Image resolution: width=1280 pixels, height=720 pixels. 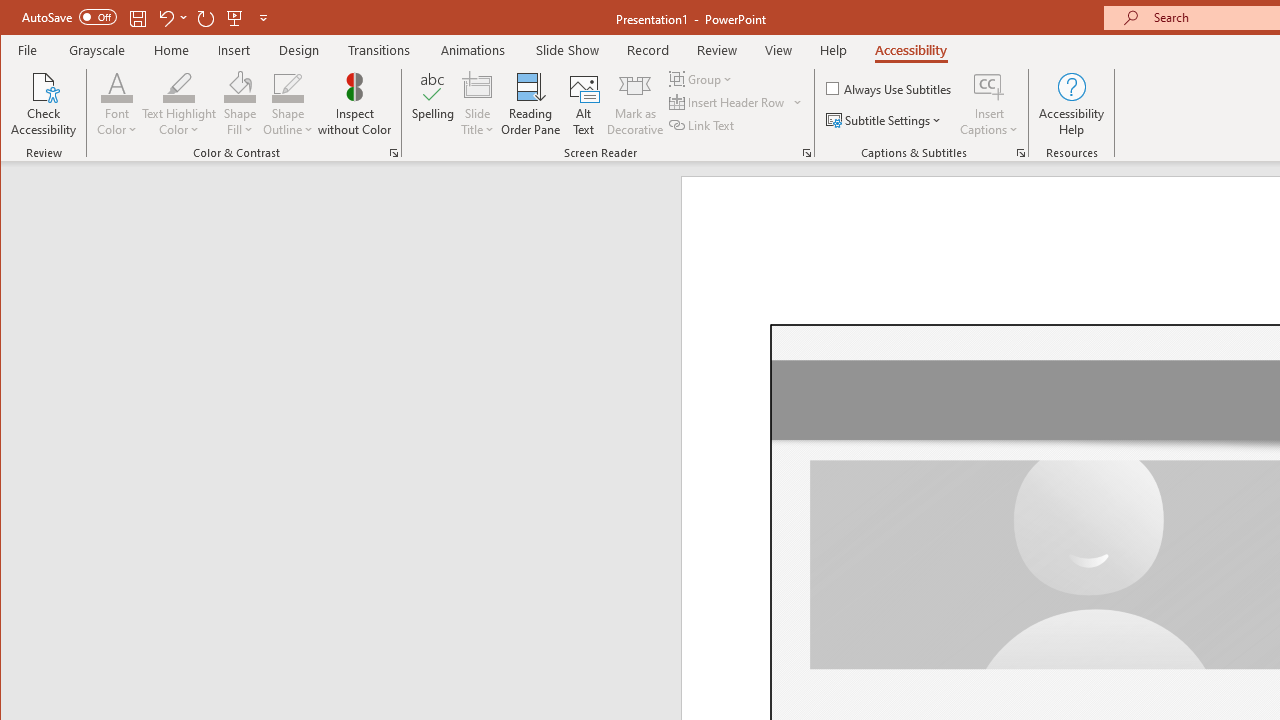 What do you see at coordinates (531, 104) in the screenshot?
I see `'Reading Order Pane'` at bounding box center [531, 104].